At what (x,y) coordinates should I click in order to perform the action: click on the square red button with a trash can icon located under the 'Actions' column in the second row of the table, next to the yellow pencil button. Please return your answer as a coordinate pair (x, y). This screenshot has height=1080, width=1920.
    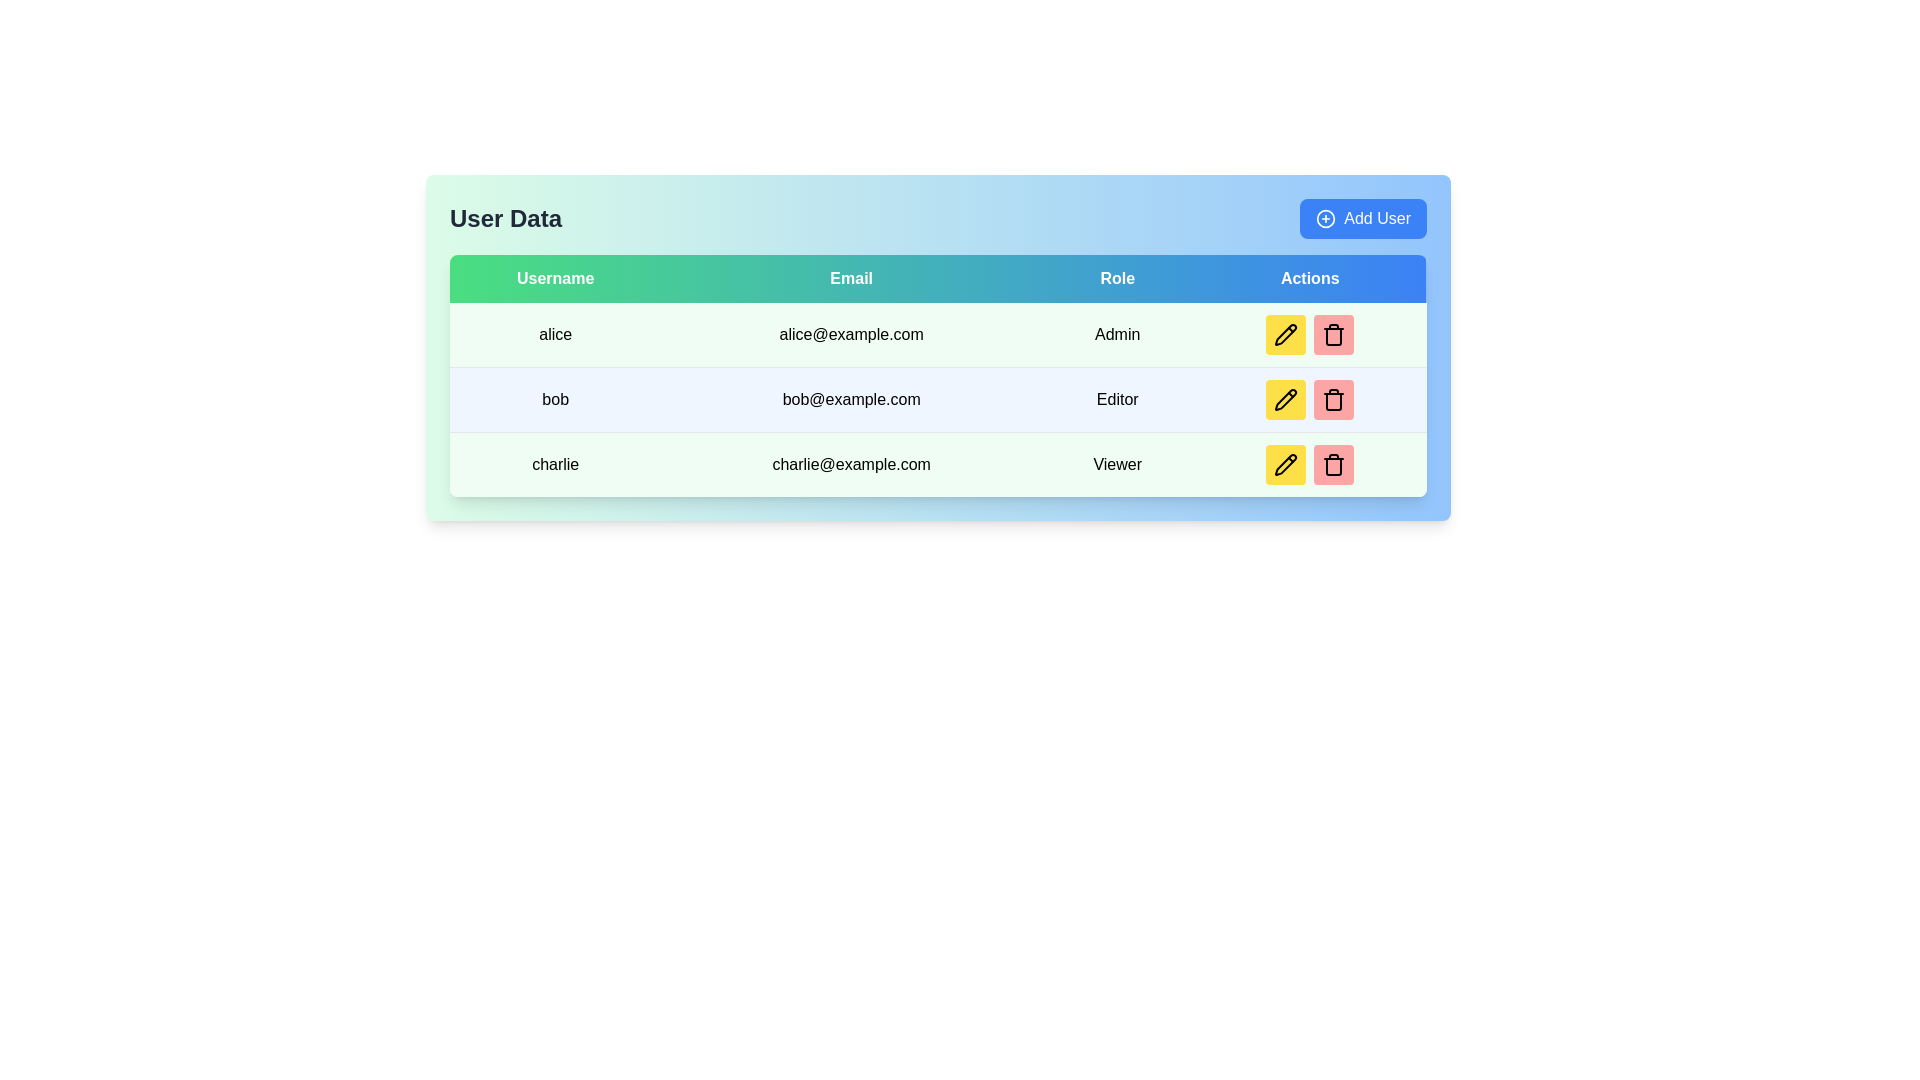
    Looking at the image, I should click on (1334, 400).